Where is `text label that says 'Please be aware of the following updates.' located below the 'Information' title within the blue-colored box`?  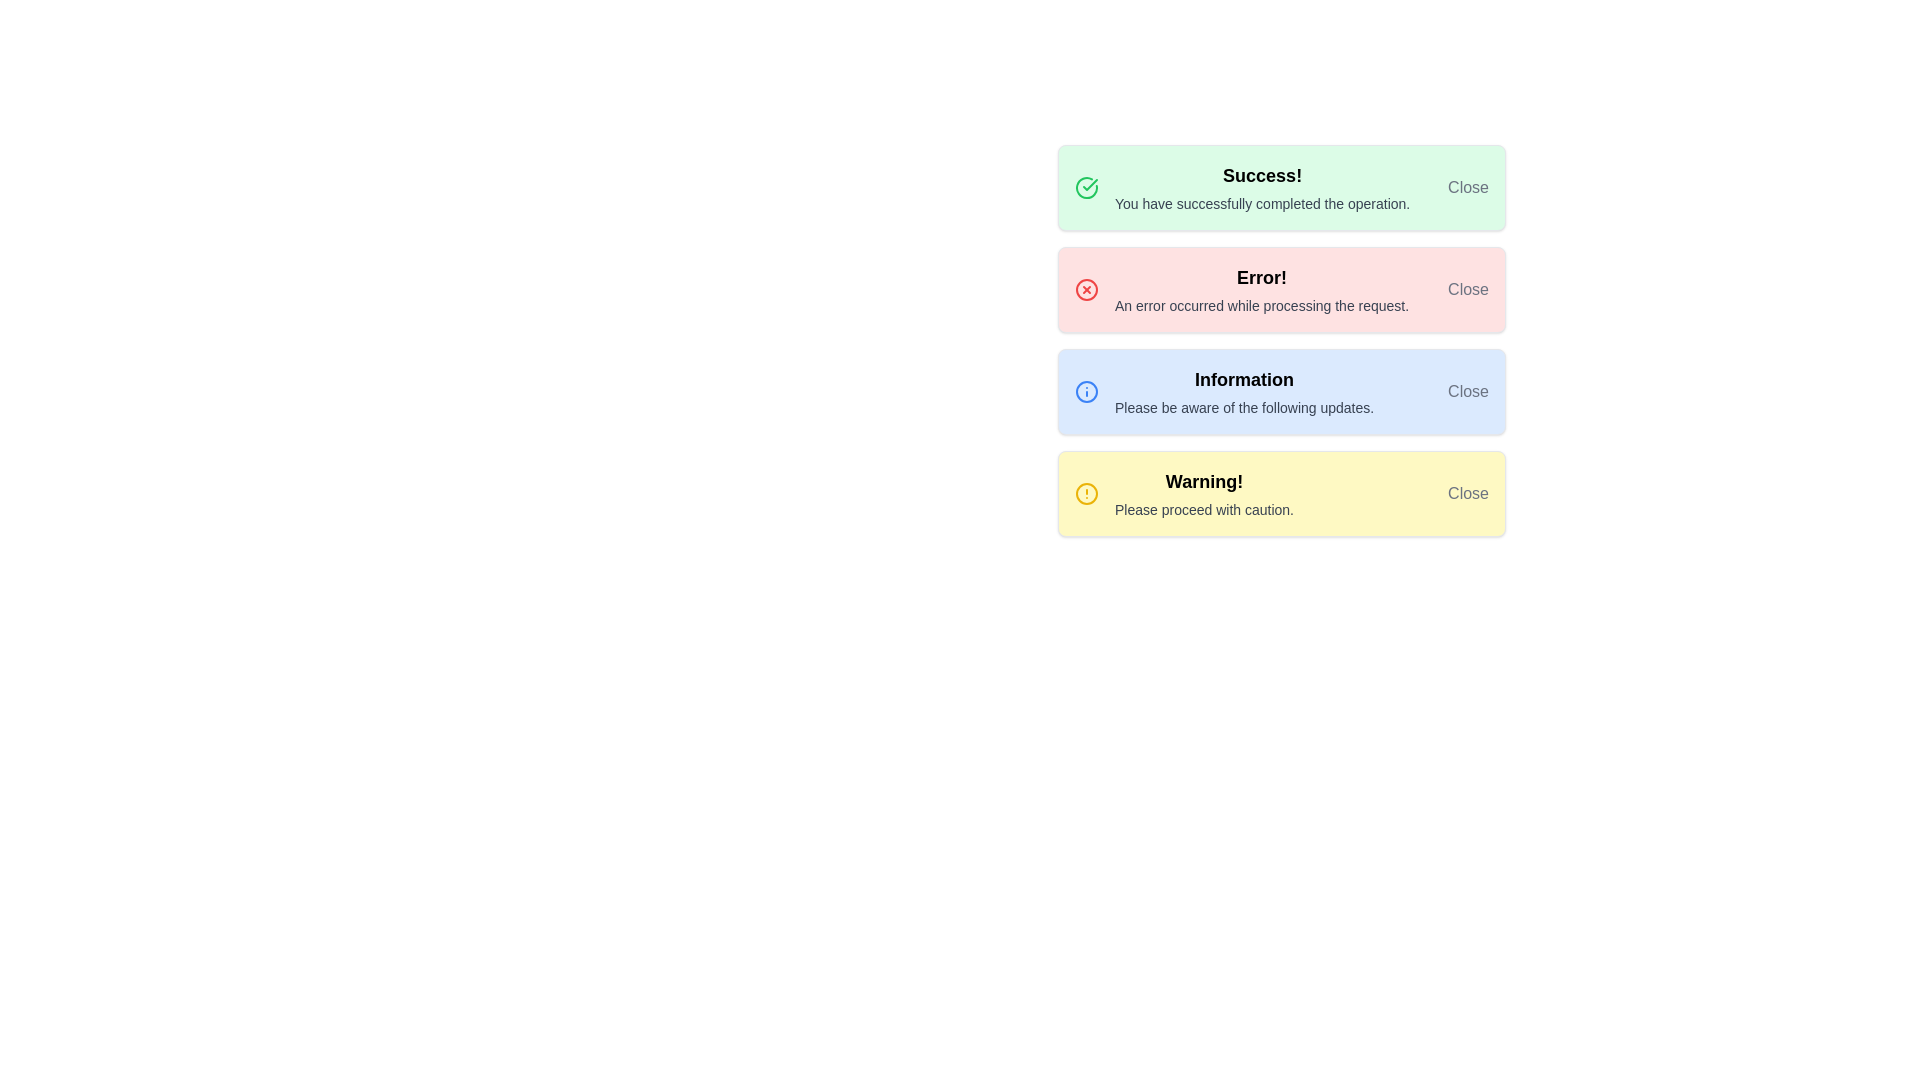 text label that says 'Please be aware of the following updates.' located below the 'Information' title within the blue-colored box is located at coordinates (1243, 407).